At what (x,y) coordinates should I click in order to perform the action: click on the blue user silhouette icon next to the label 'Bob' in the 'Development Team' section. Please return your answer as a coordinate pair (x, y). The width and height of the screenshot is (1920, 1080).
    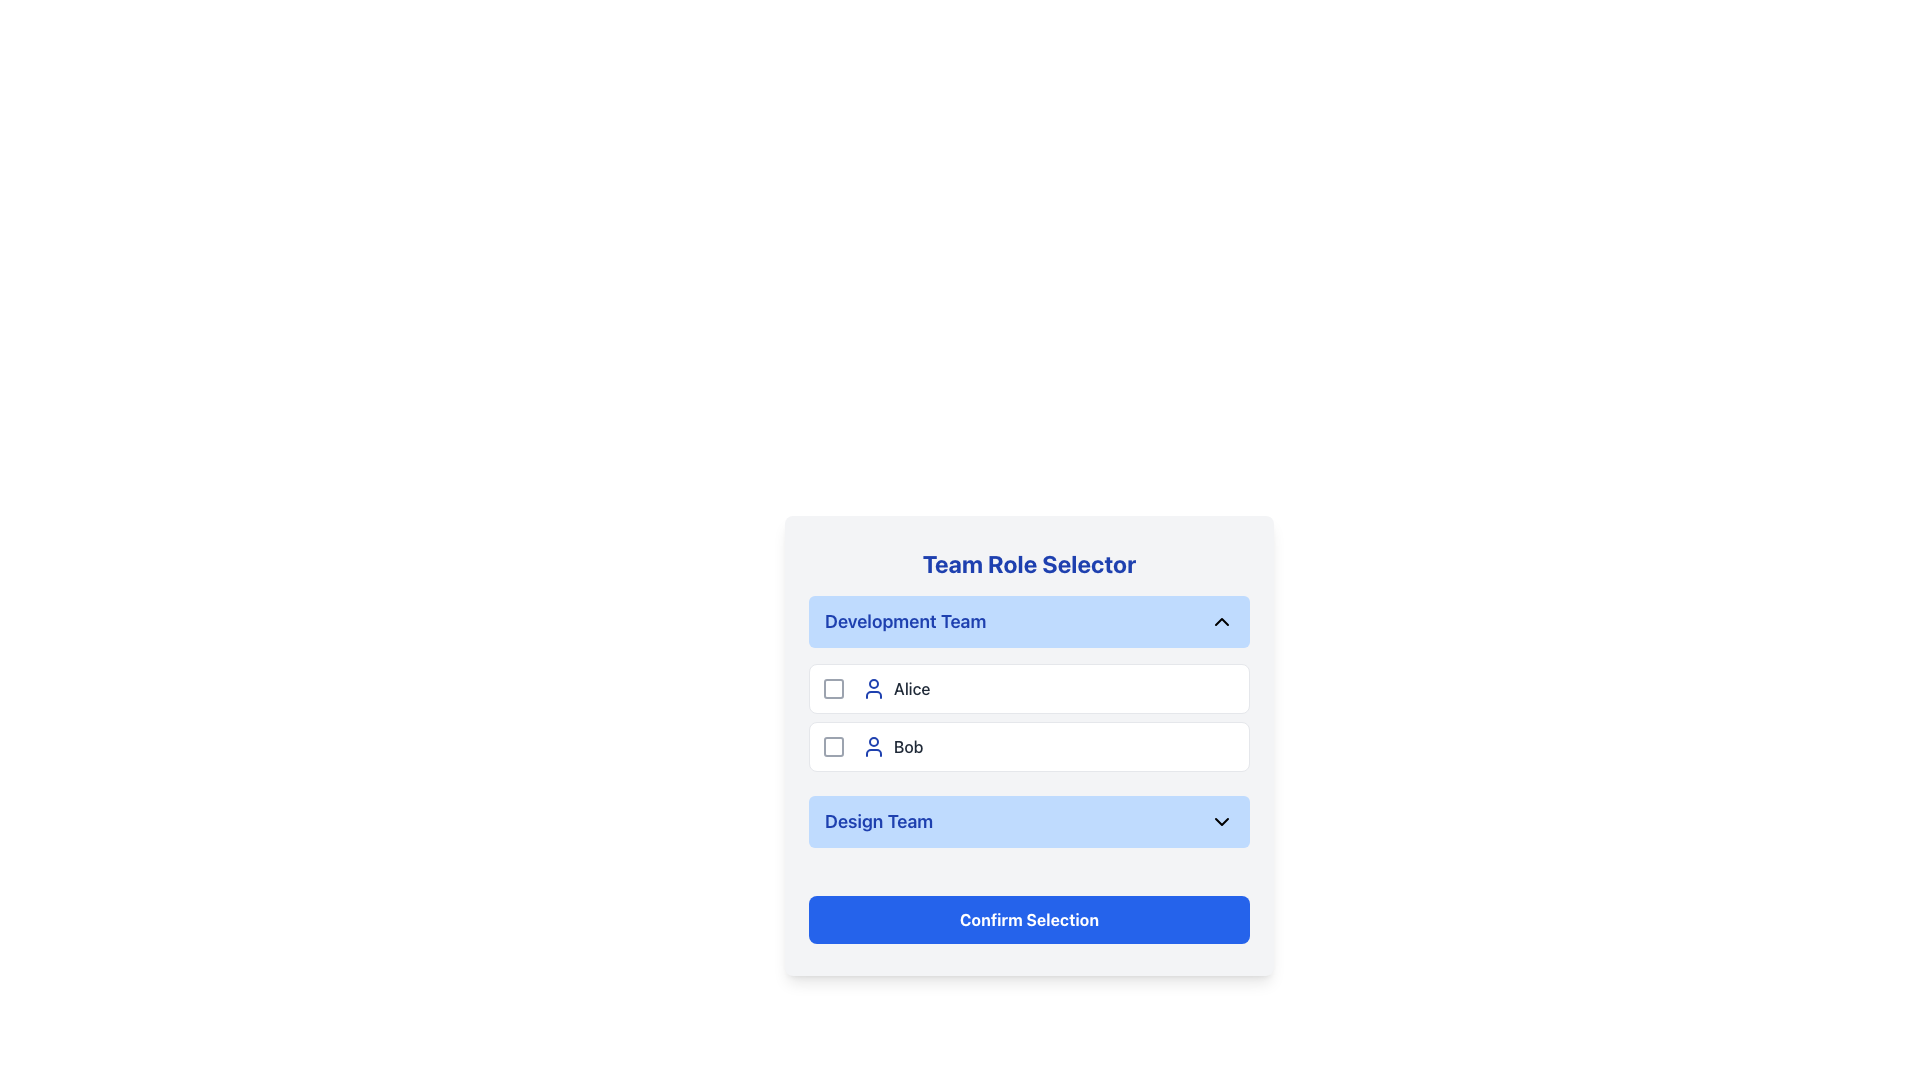
    Looking at the image, I should click on (873, 747).